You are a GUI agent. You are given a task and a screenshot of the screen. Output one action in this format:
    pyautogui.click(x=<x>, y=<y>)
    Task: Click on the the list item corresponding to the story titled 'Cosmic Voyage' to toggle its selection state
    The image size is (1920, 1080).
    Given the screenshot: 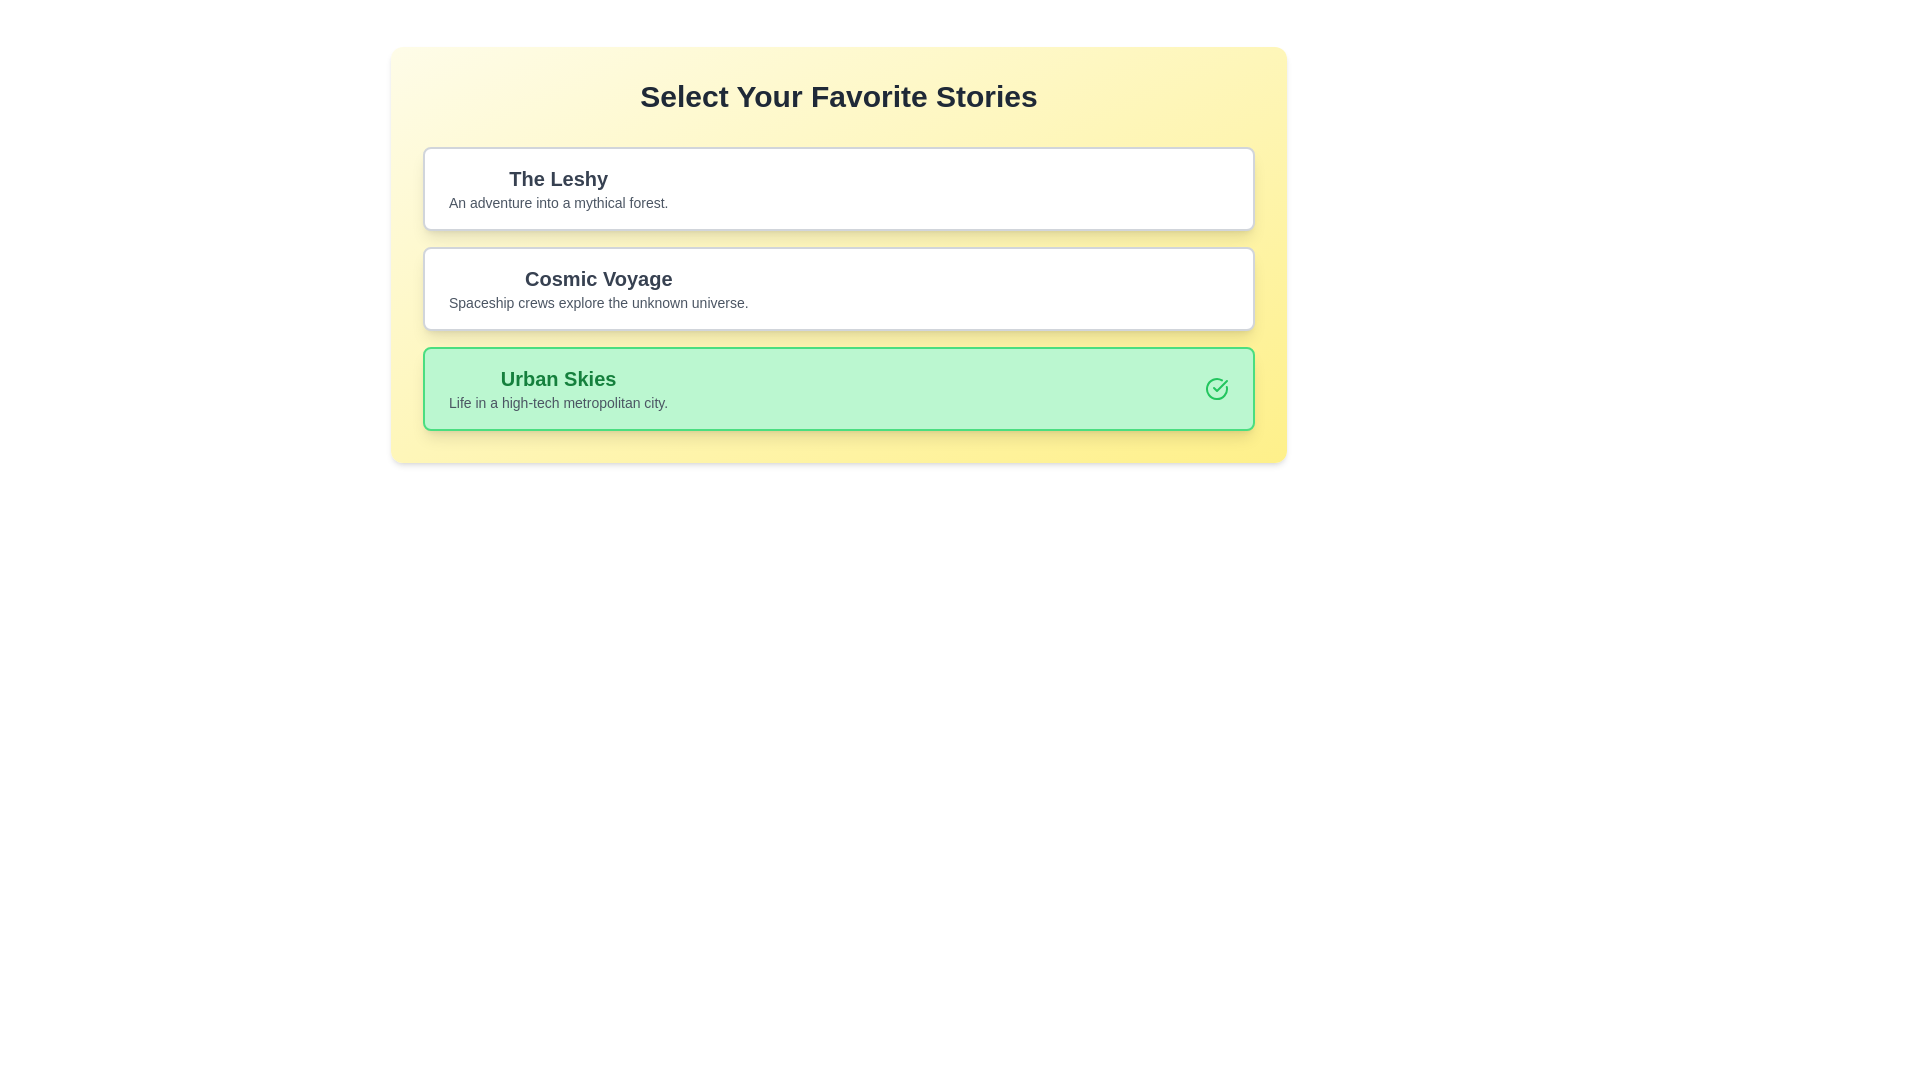 What is the action you would take?
    pyautogui.click(x=839, y=289)
    